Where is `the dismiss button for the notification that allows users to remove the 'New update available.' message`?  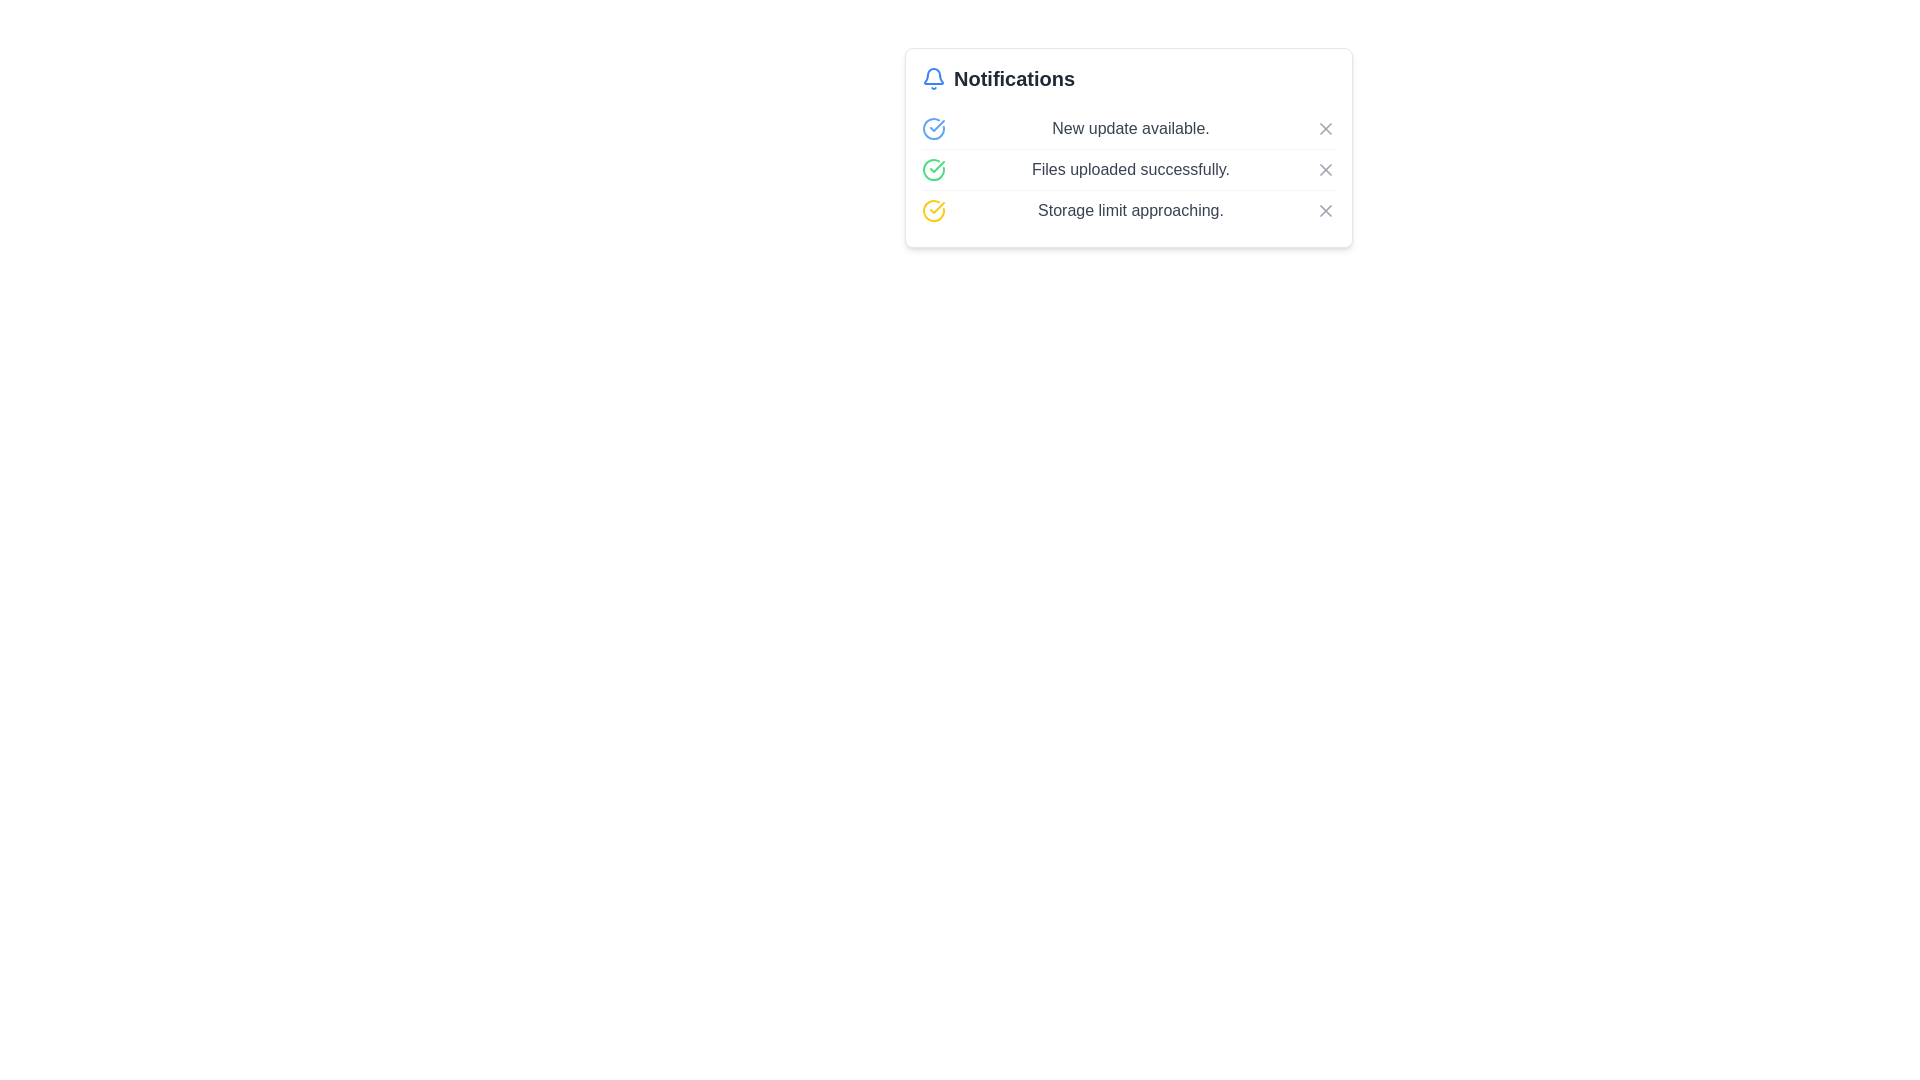
the dismiss button for the notification that allows users to remove the 'New update available.' message is located at coordinates (1325, 128).